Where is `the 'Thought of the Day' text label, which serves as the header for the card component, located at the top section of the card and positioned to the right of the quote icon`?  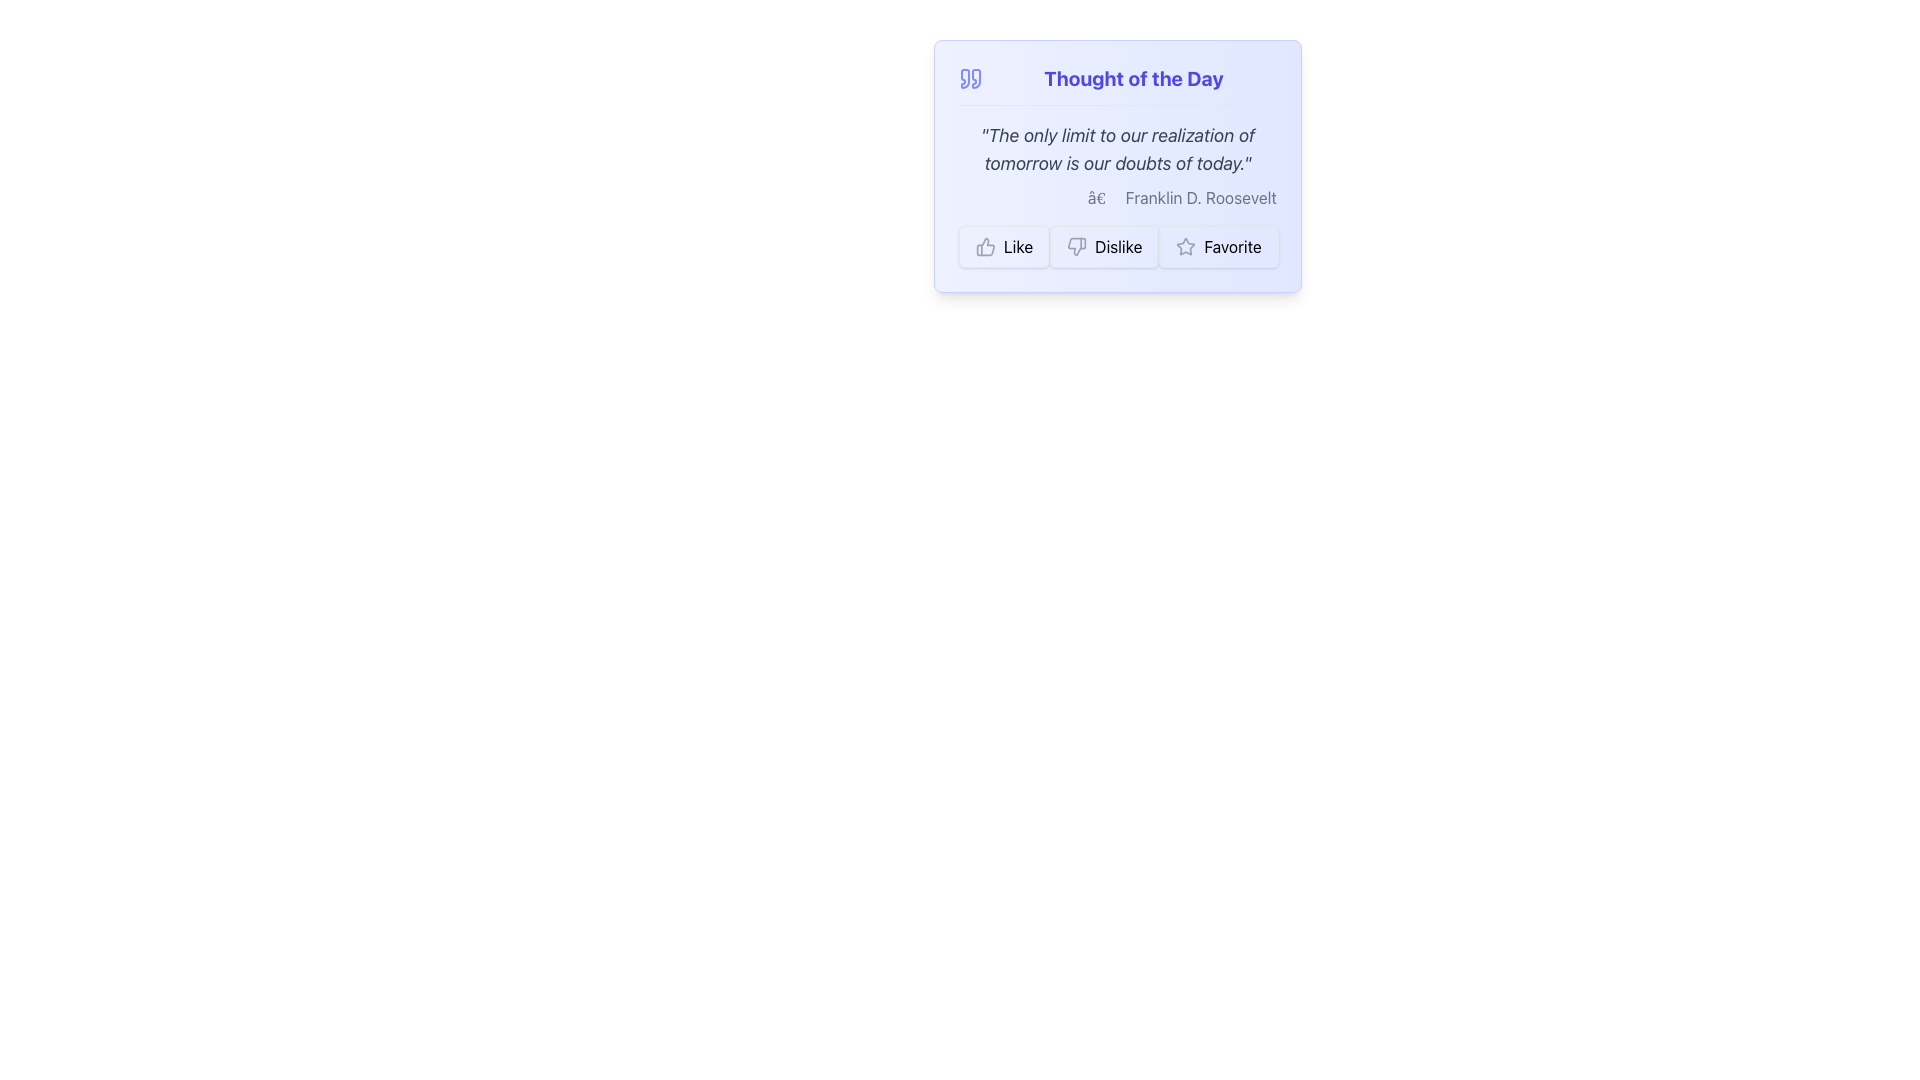
the 'Thought of the Day' text label, which serves as the header for the card component, located at the top section of the card and positioned to the right of the quote icon is located at coordinates (1133, 77).